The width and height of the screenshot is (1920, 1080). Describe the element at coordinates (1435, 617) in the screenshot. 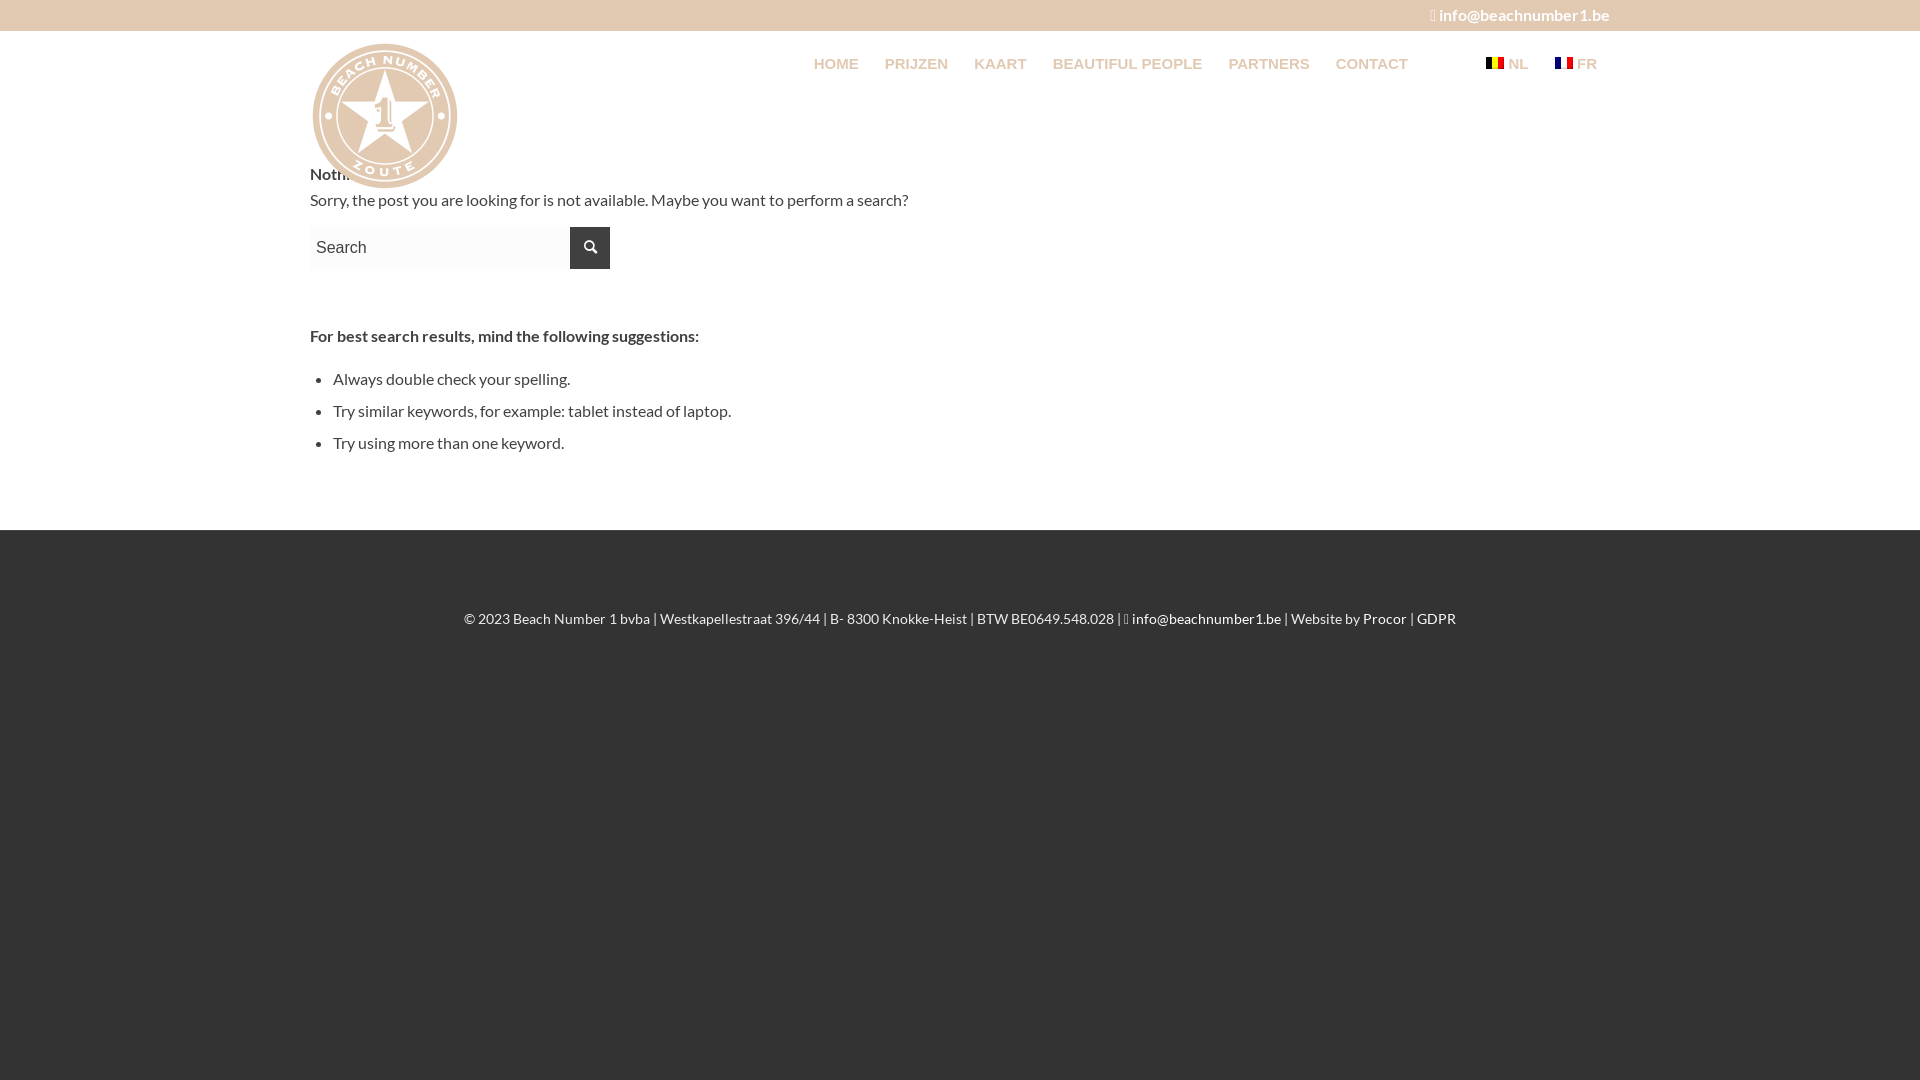

I see `'GDPR'` at that location.